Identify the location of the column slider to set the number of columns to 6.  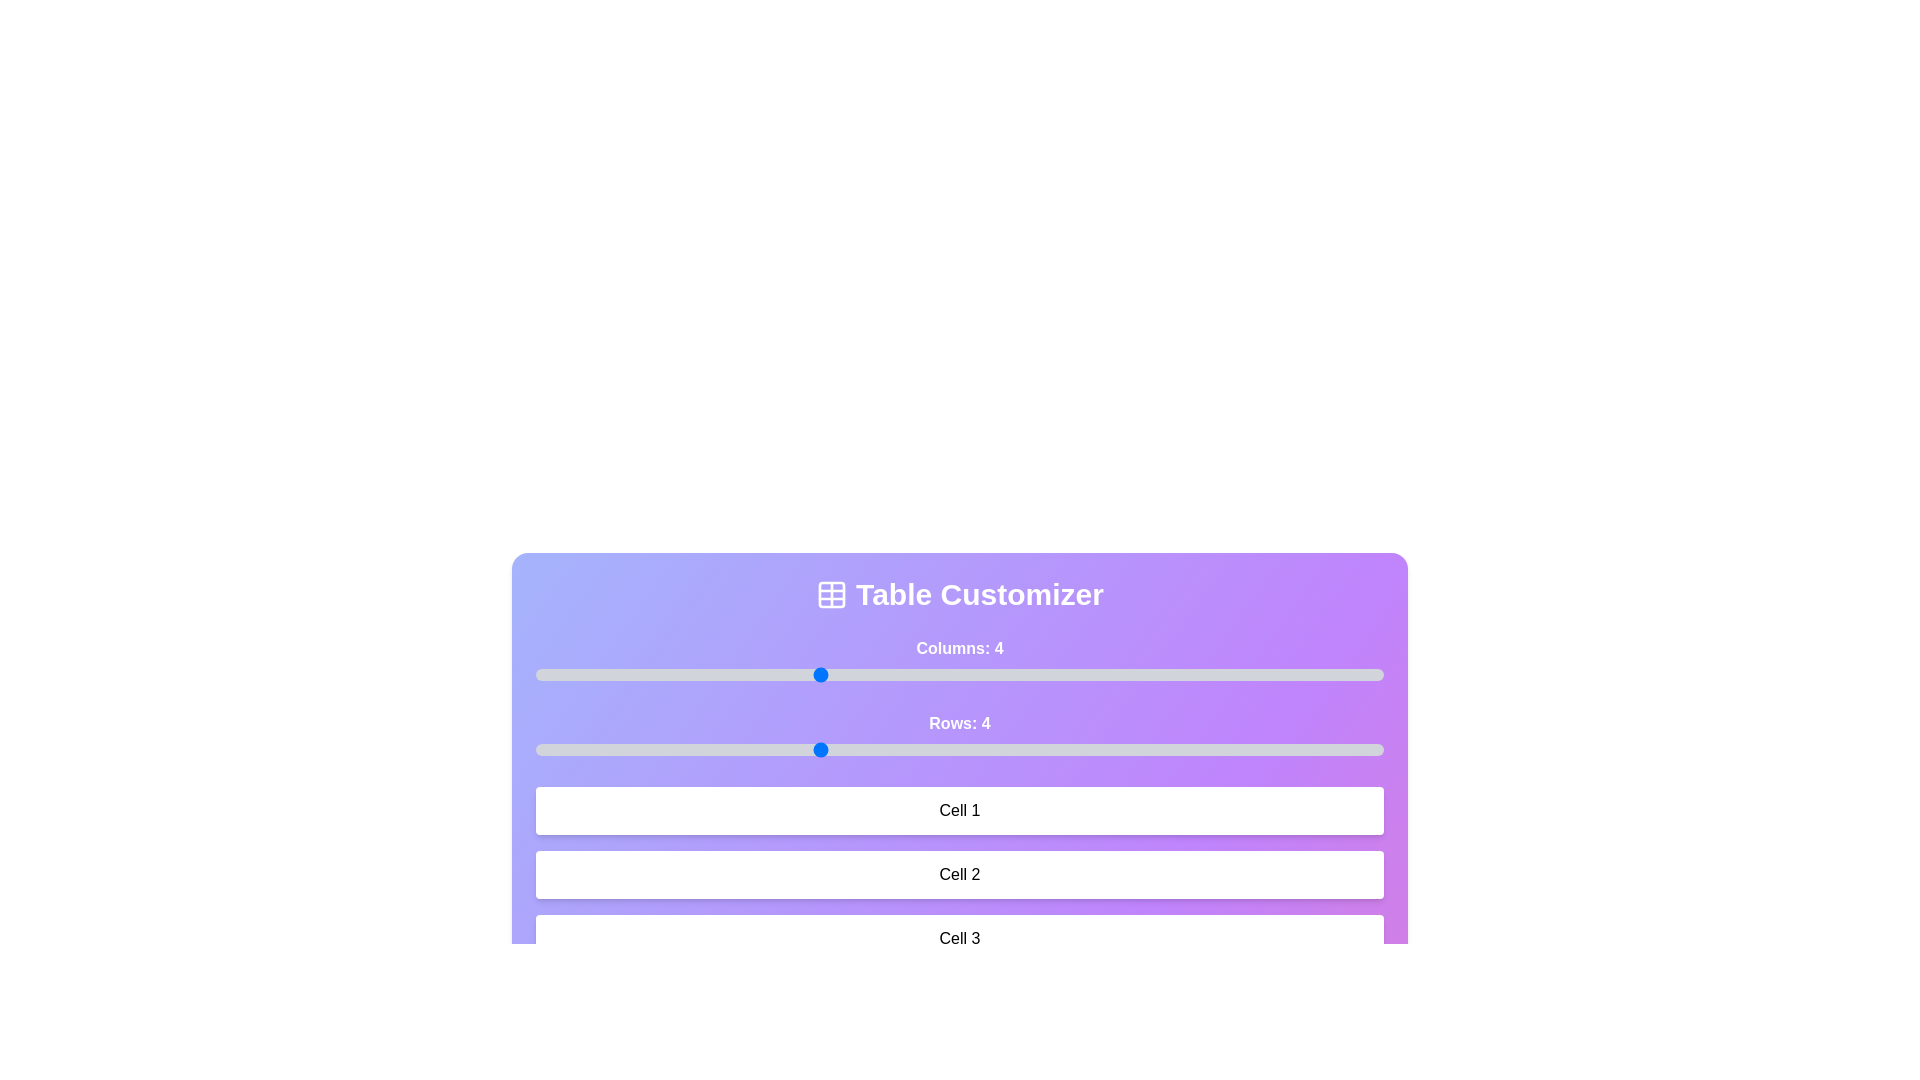
(1100, 675).